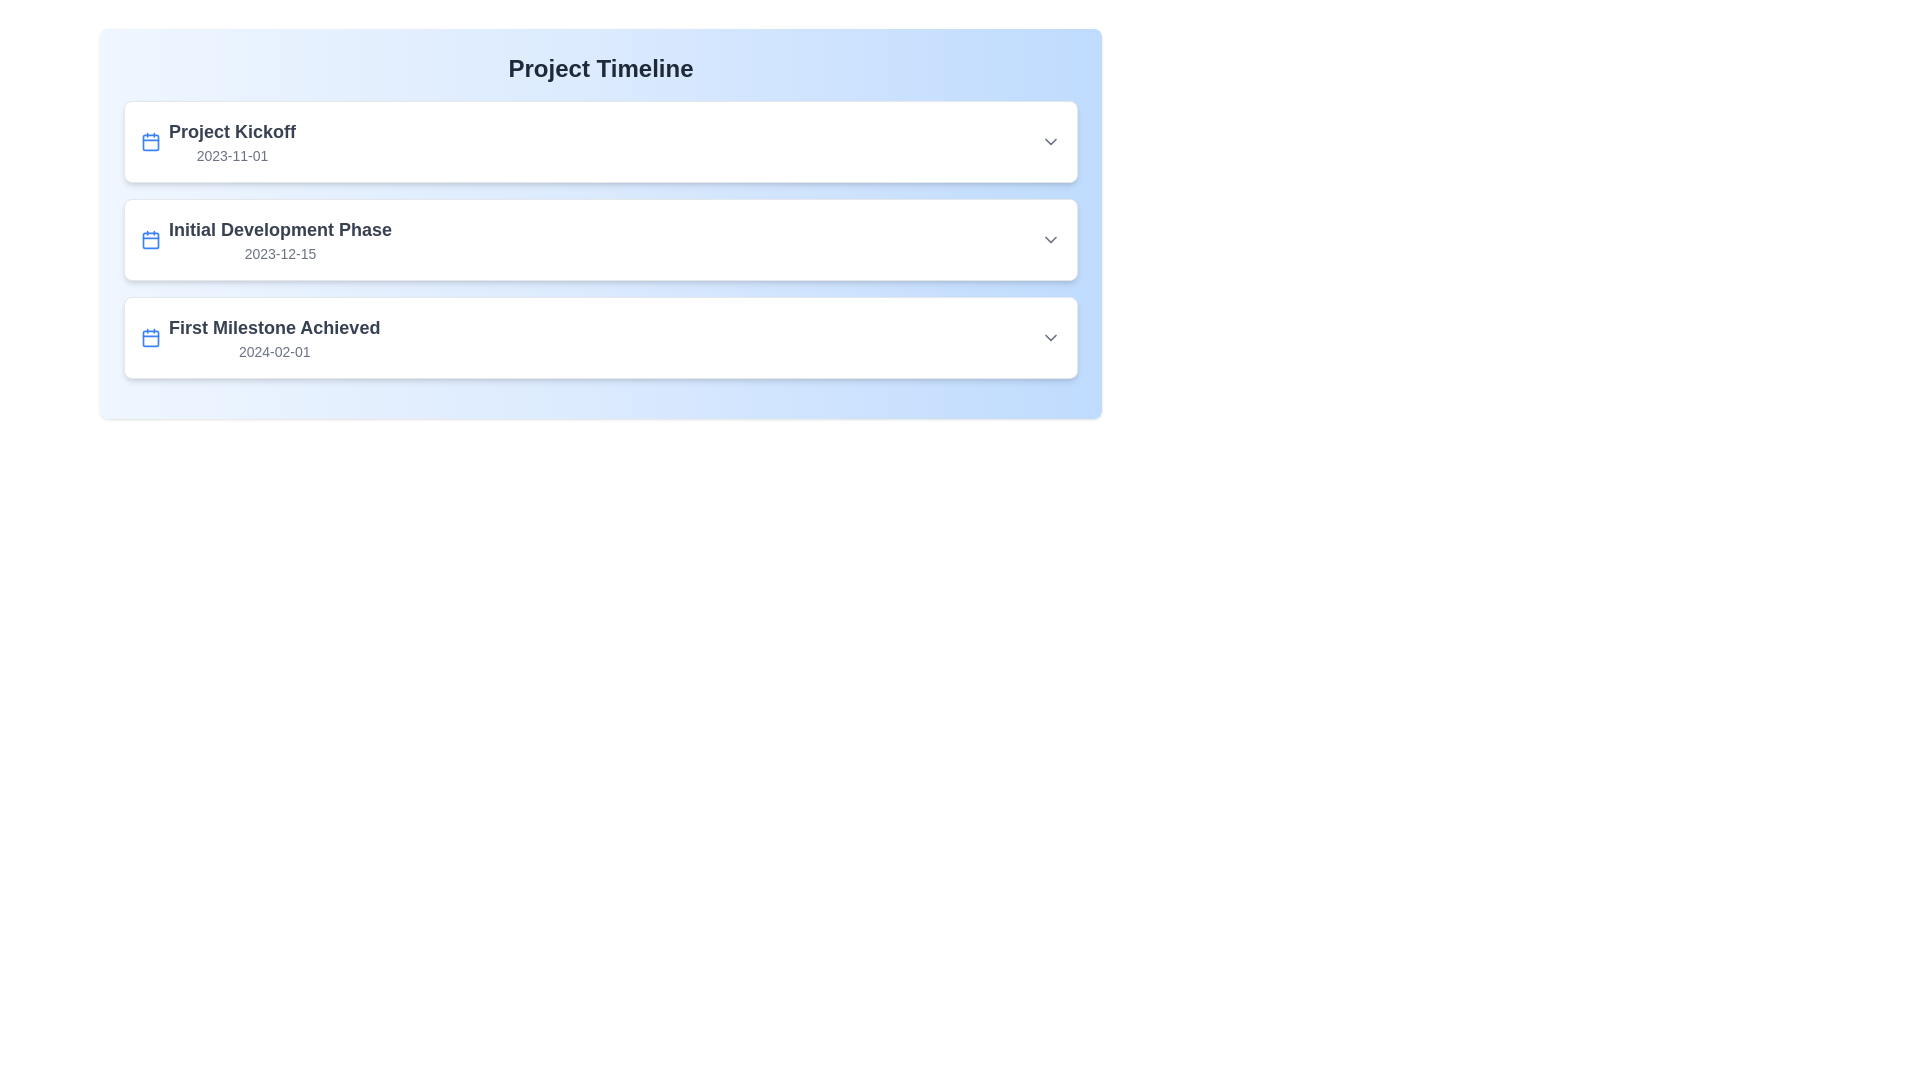 The height and width of the screenshot is (1080, 1920). What do you see at coordinates (273, 326) in the screenshot?
I see `the Text Label that indicates a significant milestone in the timeline interface, positioned above the date entry '2024-02-01'` at bounding box center [273, 326].